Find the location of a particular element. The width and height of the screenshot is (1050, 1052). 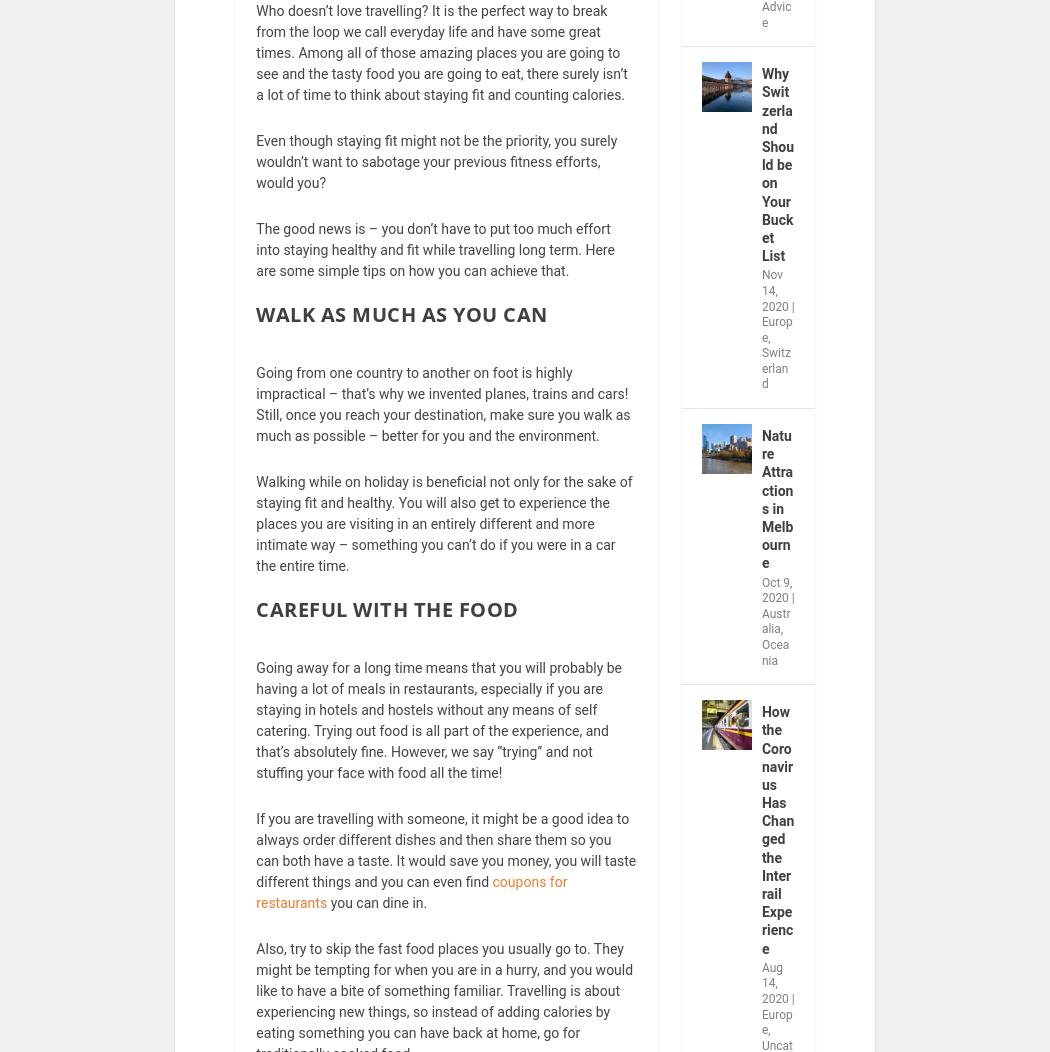

'Who doesn’t love travelling? It is the perfect way to break from the loop we call everyday life and have some great times. Among all of those amazing places you are going to see and the tasty food you are going to eat, there surely isn’t a lot of time to think about staying fit and counting calories.' is located at coordinates (440, 64).